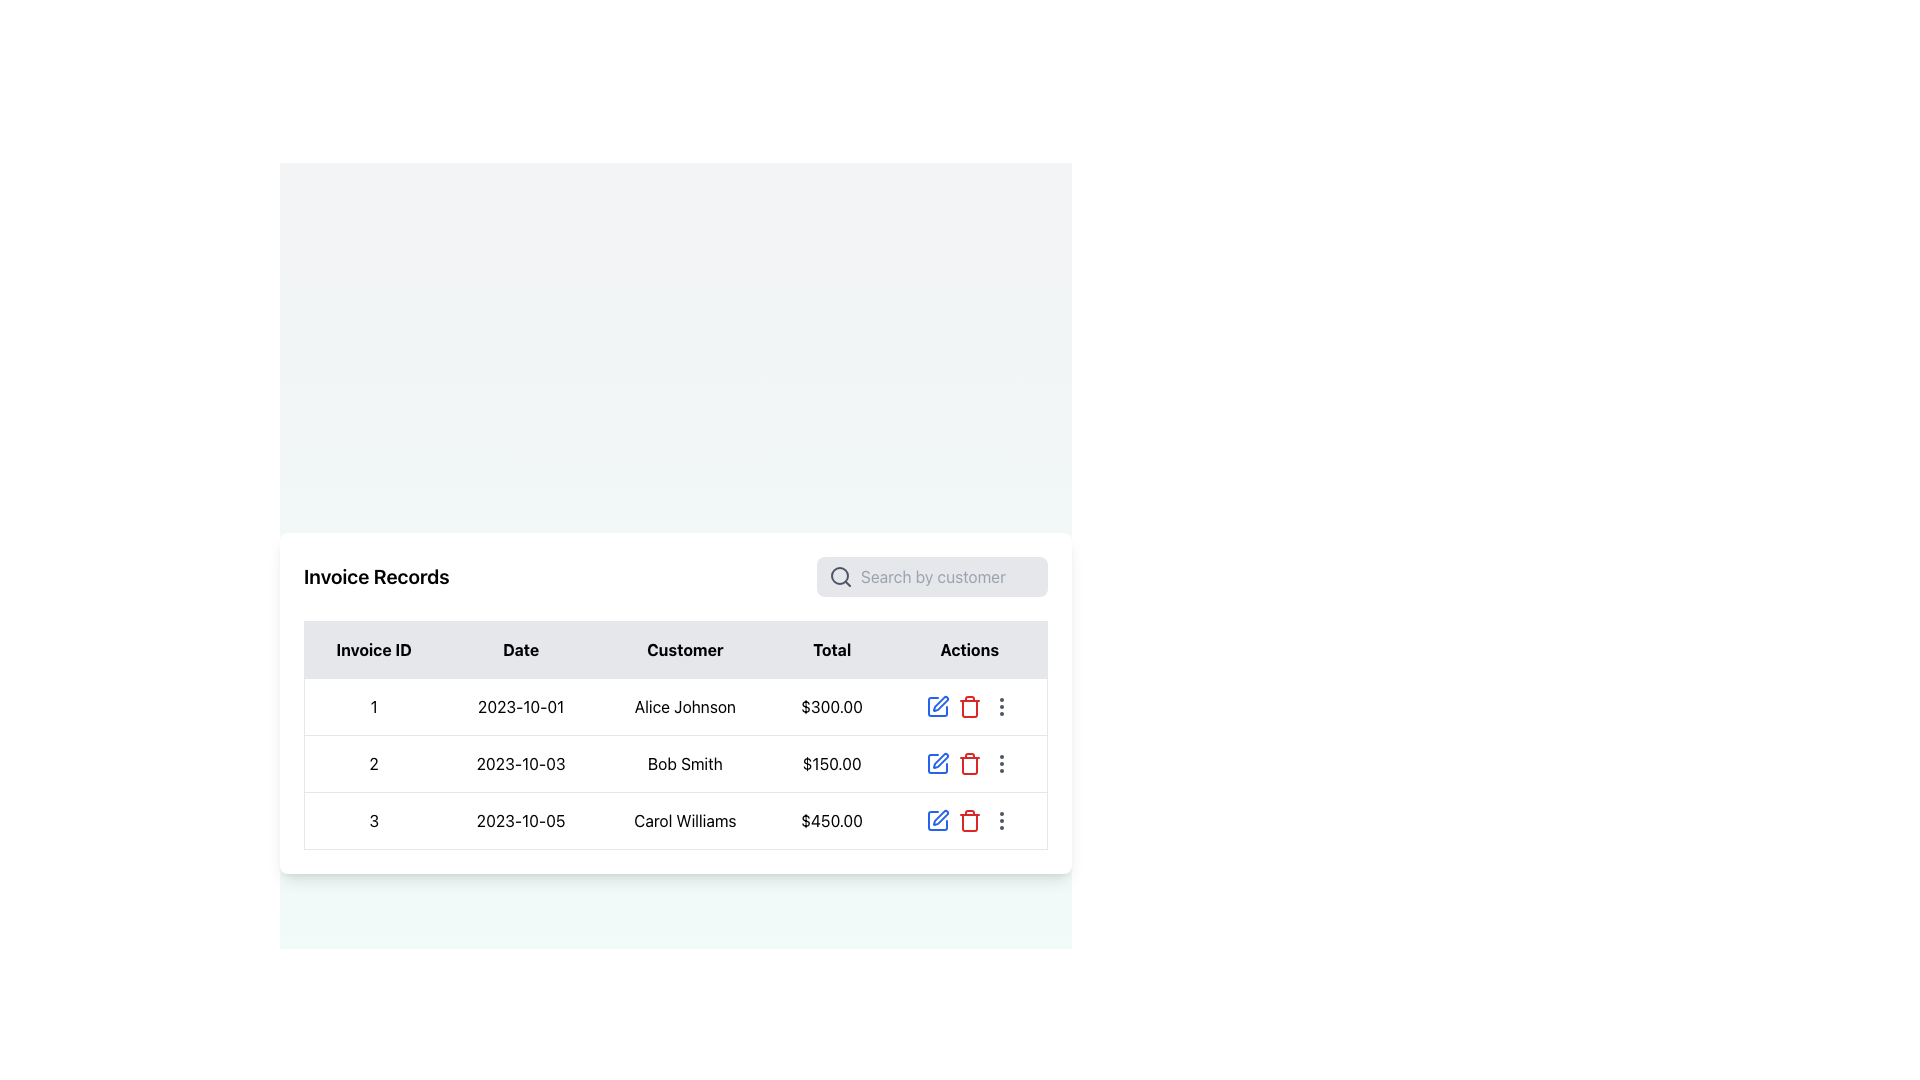 The image size is (1920, 1080). Describe the element at coordinates (969, 820) in the screenshot. I see `the red trash can icon in the 'Actions' column` at that location.